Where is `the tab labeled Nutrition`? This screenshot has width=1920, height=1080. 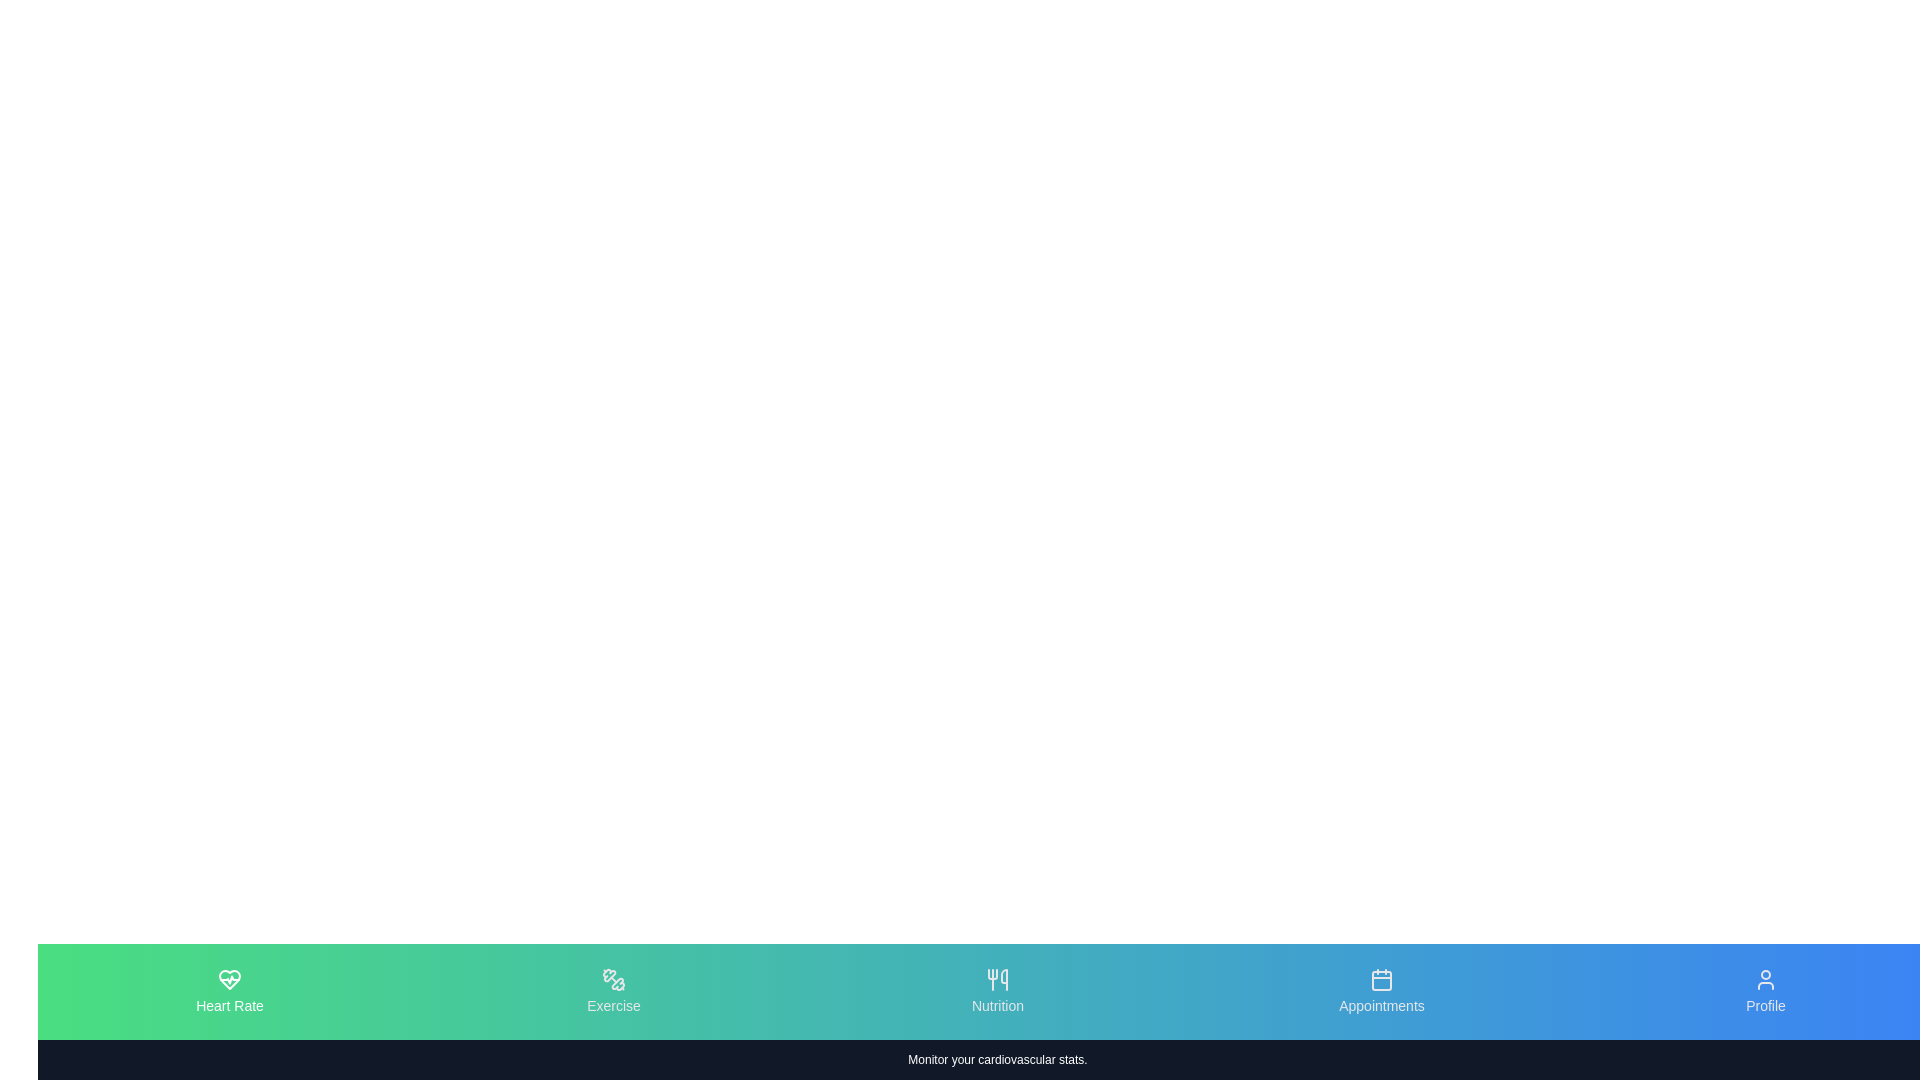 the tab labeled Nutrition is located at coordinates (998, 991).